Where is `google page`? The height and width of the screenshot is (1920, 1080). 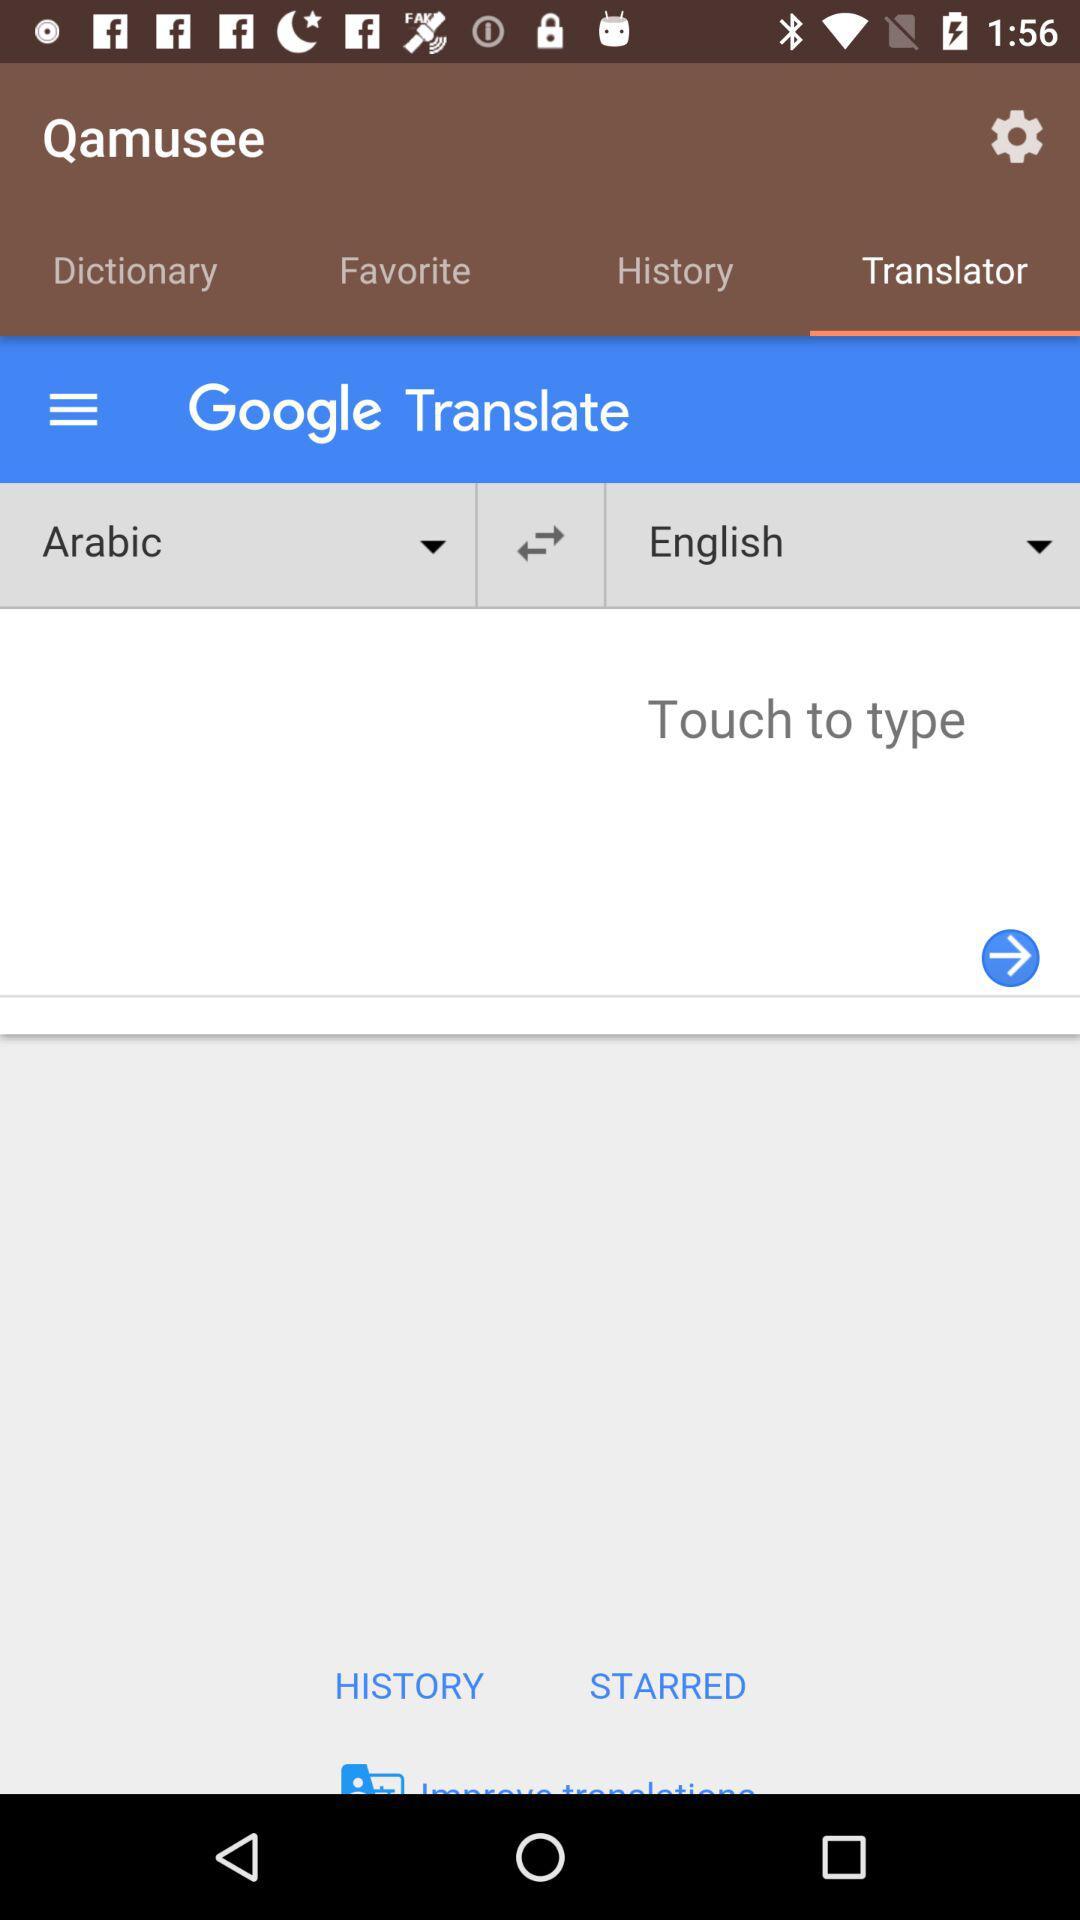
google page is located at coordinates (540, 1064).